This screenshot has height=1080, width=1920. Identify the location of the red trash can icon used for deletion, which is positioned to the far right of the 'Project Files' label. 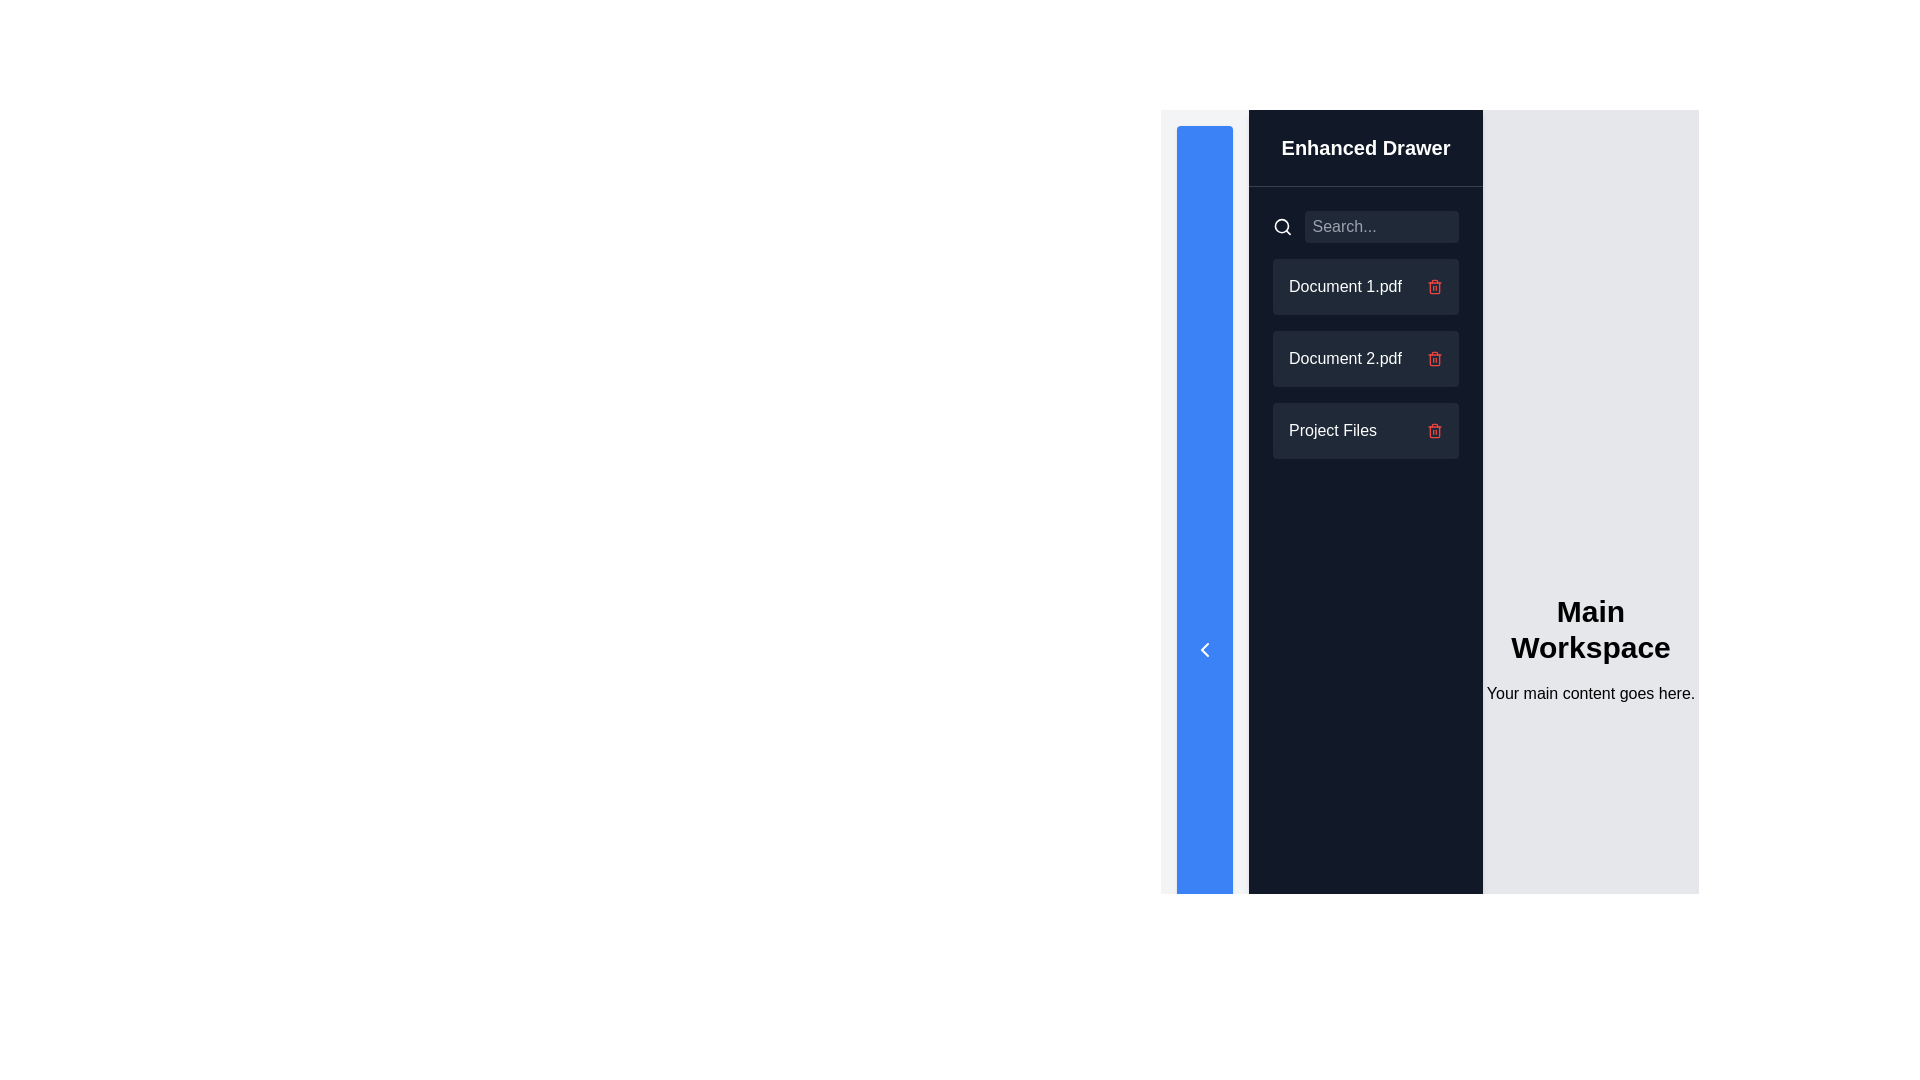
(1434, 430).